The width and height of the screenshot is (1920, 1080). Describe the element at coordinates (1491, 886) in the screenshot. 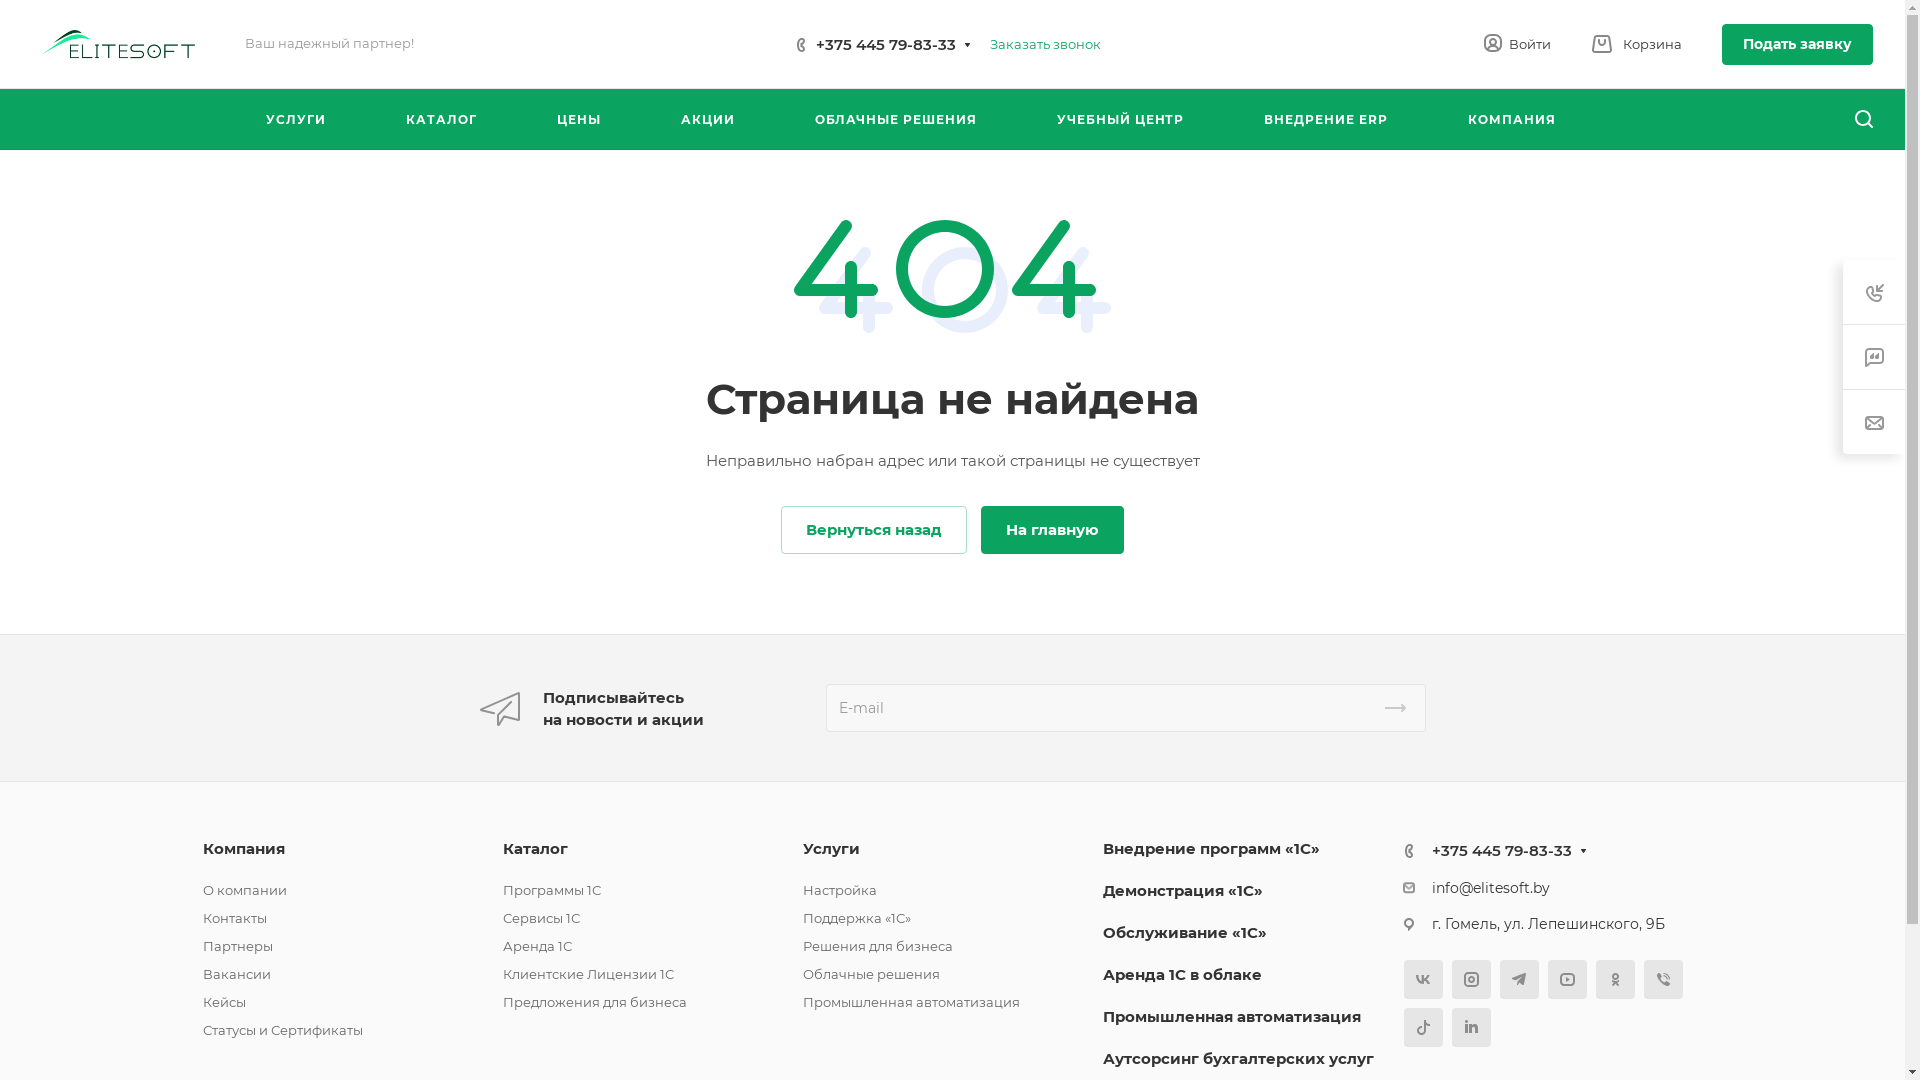

I see `'info@elitesoft.by'` at that location.